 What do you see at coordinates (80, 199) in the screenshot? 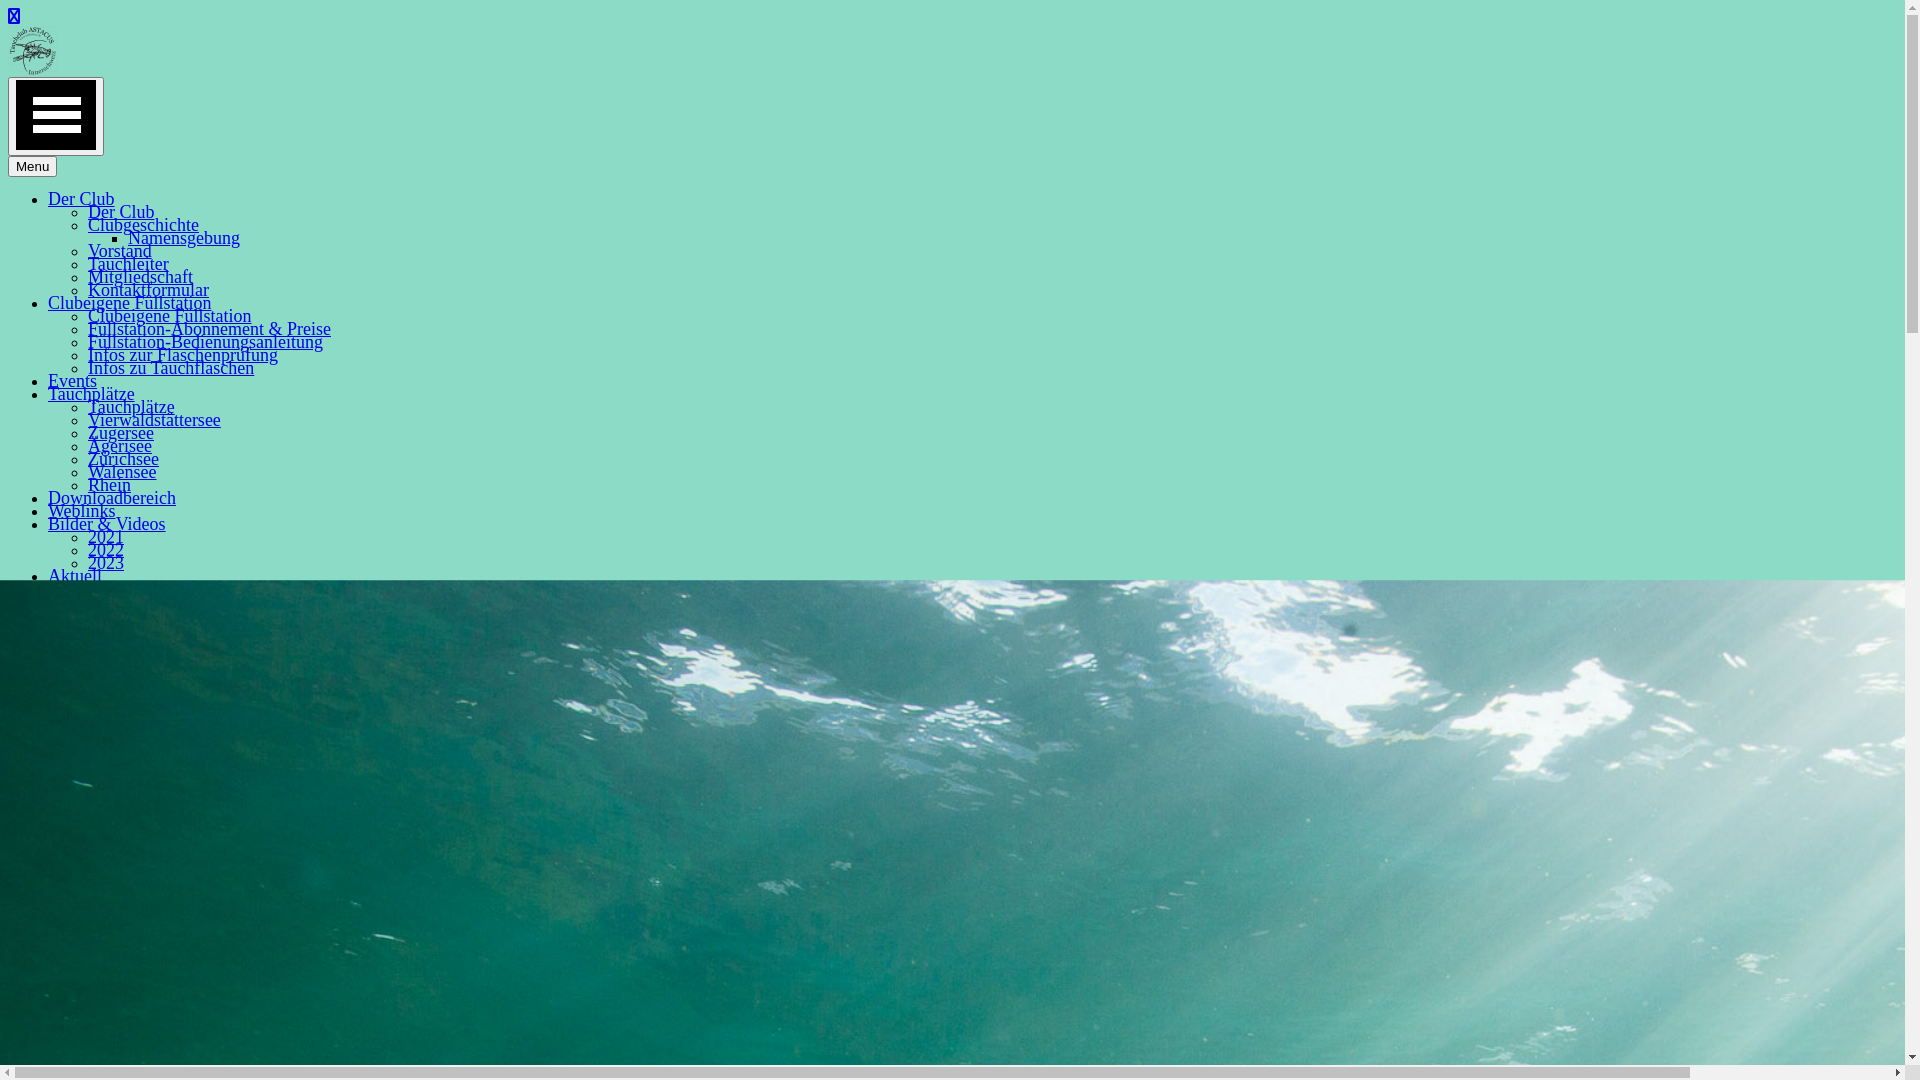
I see `'Der Club'` at bounding box center [80, 199].